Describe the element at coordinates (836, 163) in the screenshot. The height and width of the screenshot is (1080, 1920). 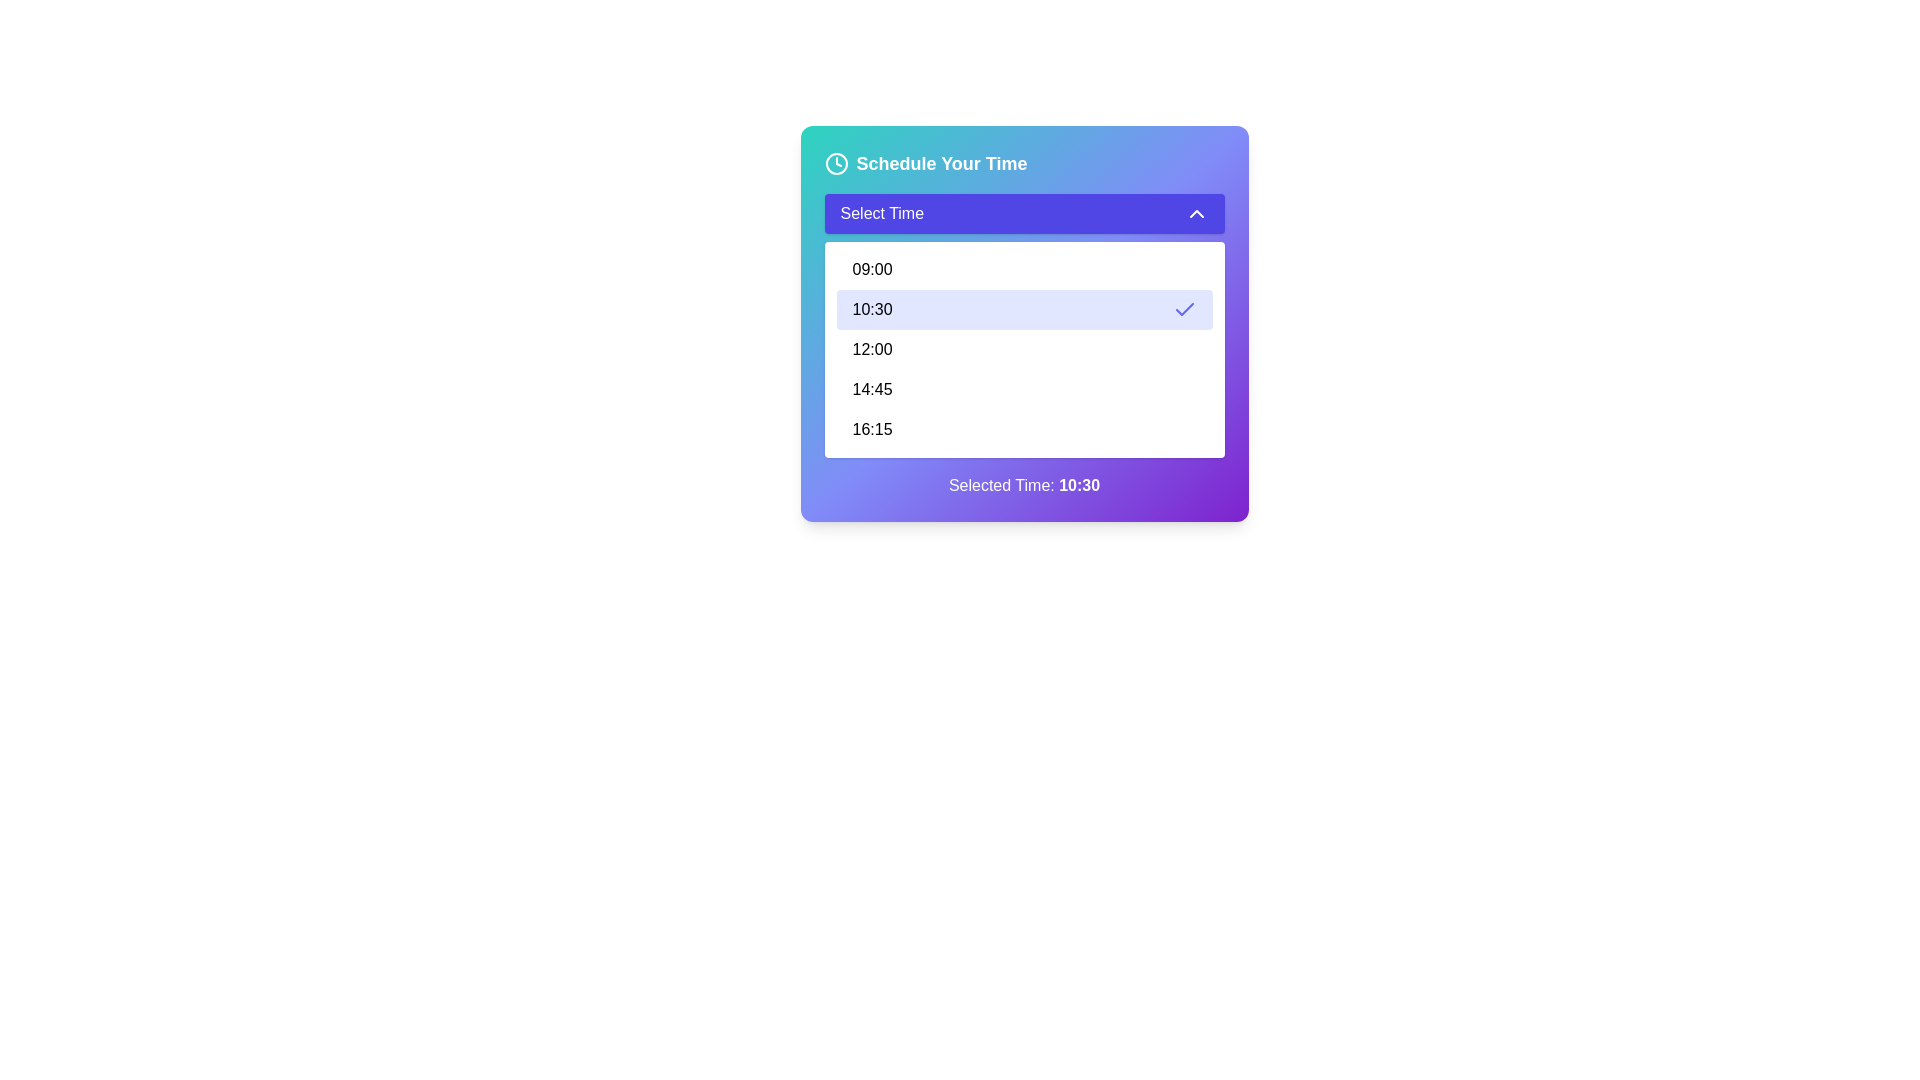
I see `the circular outer boundary of the clock icon located at the top left corner of the 'Schedule Your Time' panel` at that location.